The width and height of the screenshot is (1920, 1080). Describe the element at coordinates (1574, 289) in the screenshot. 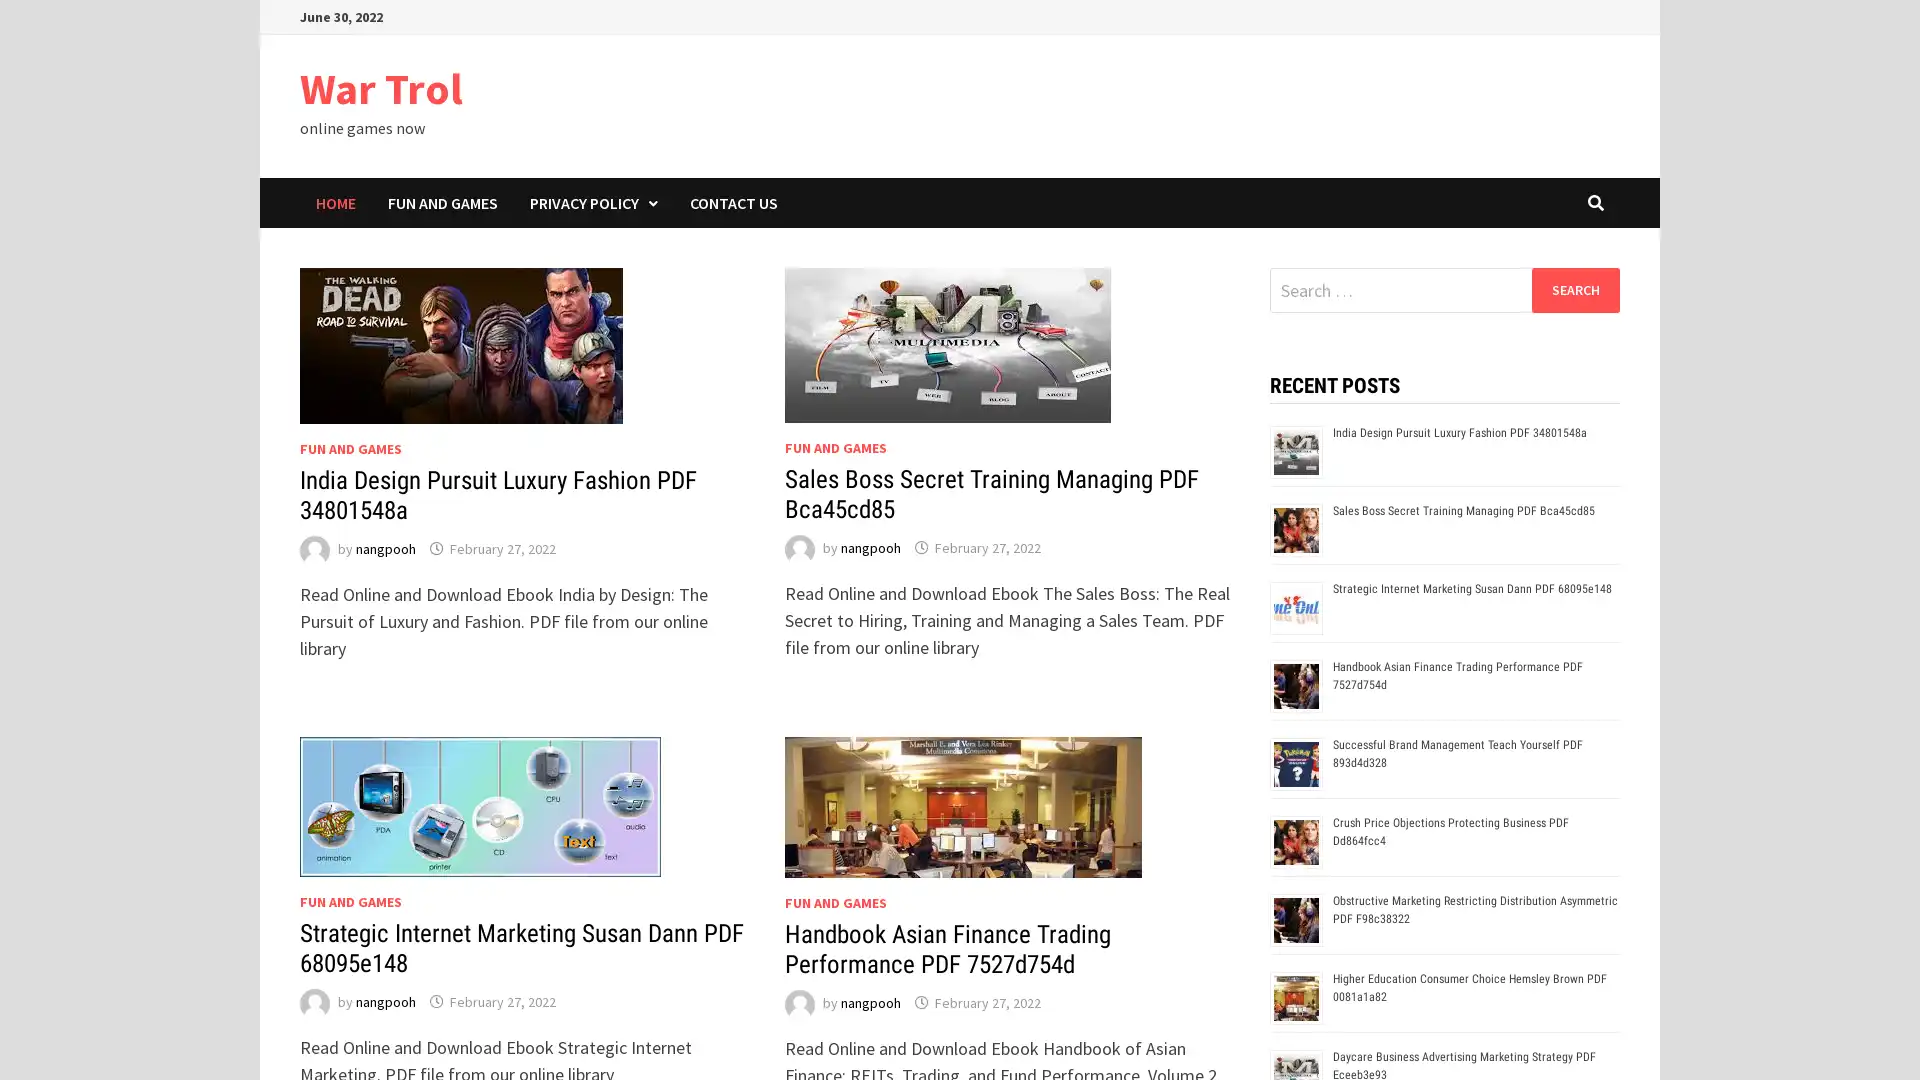

I see `Search` at that location.